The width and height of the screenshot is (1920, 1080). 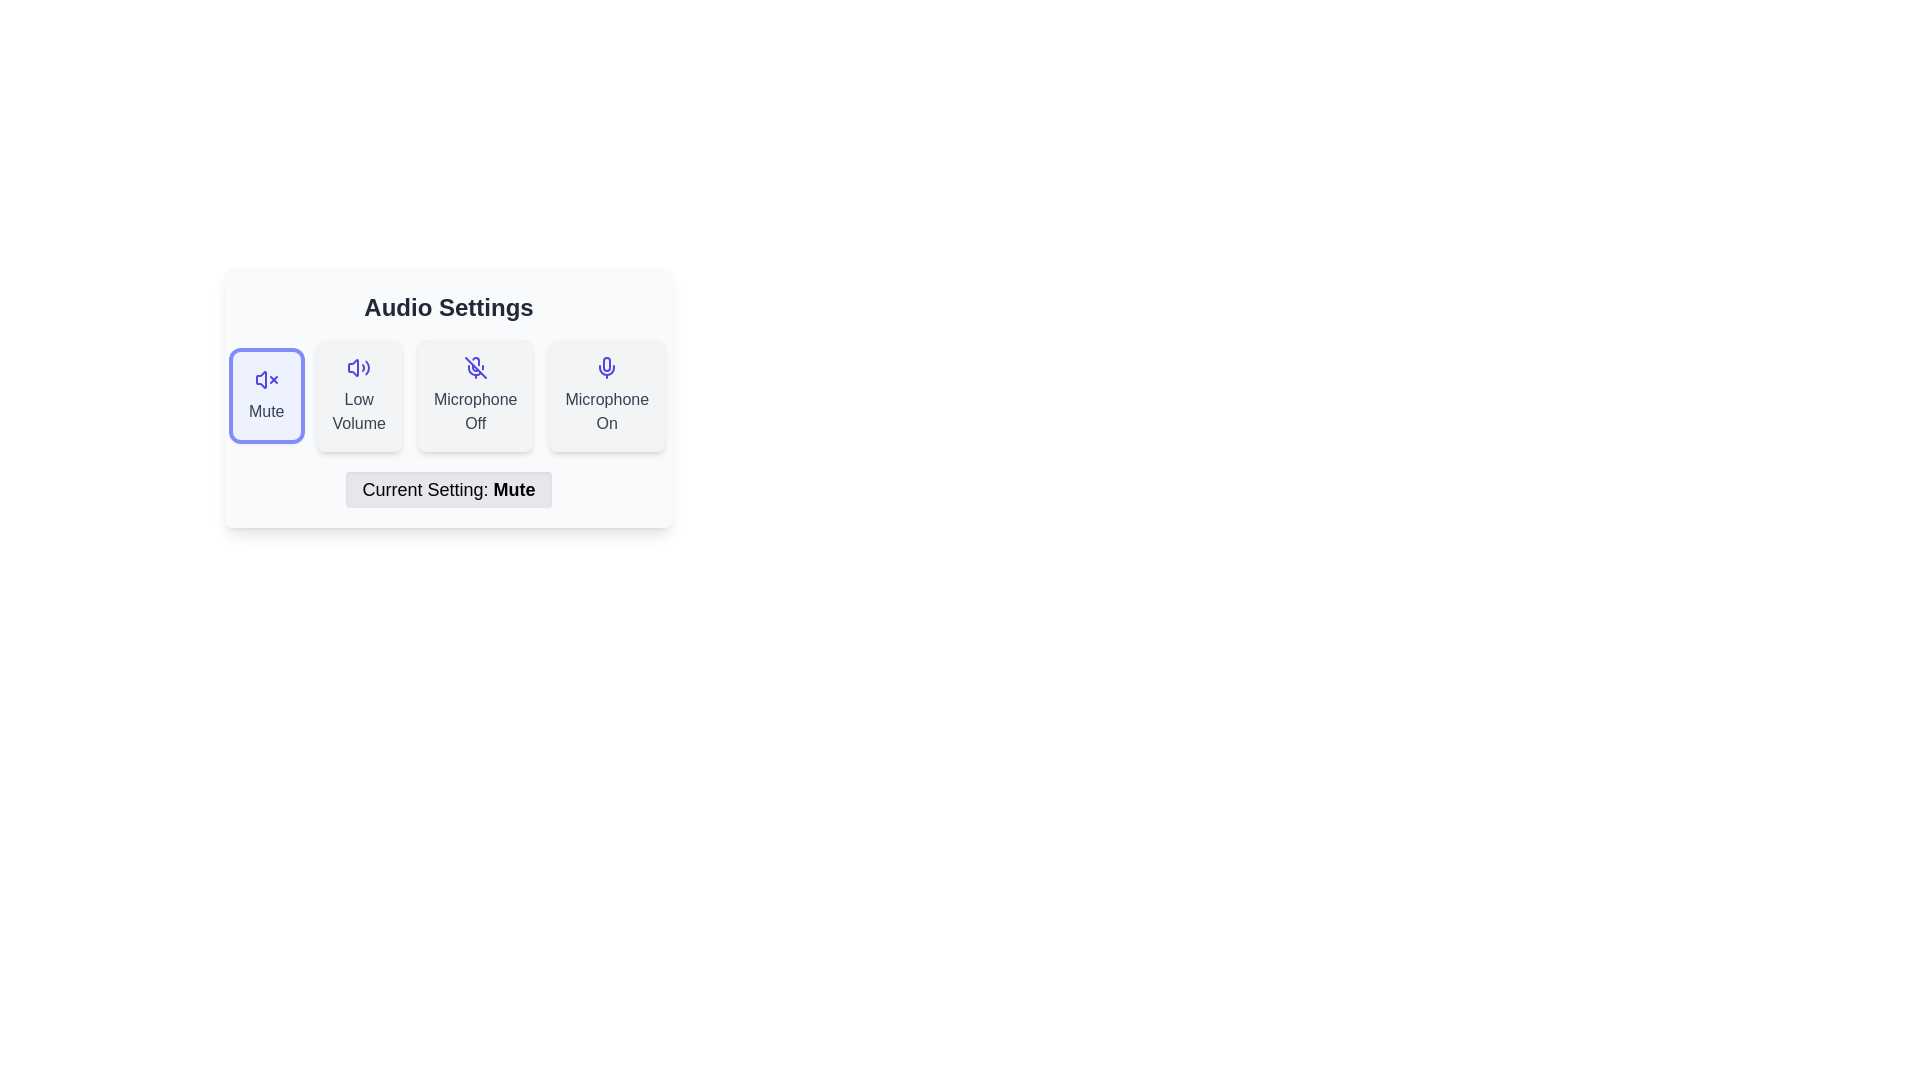 I want to click on the 'low sound' icon in the audio settings section, so click(x=359, y=367).